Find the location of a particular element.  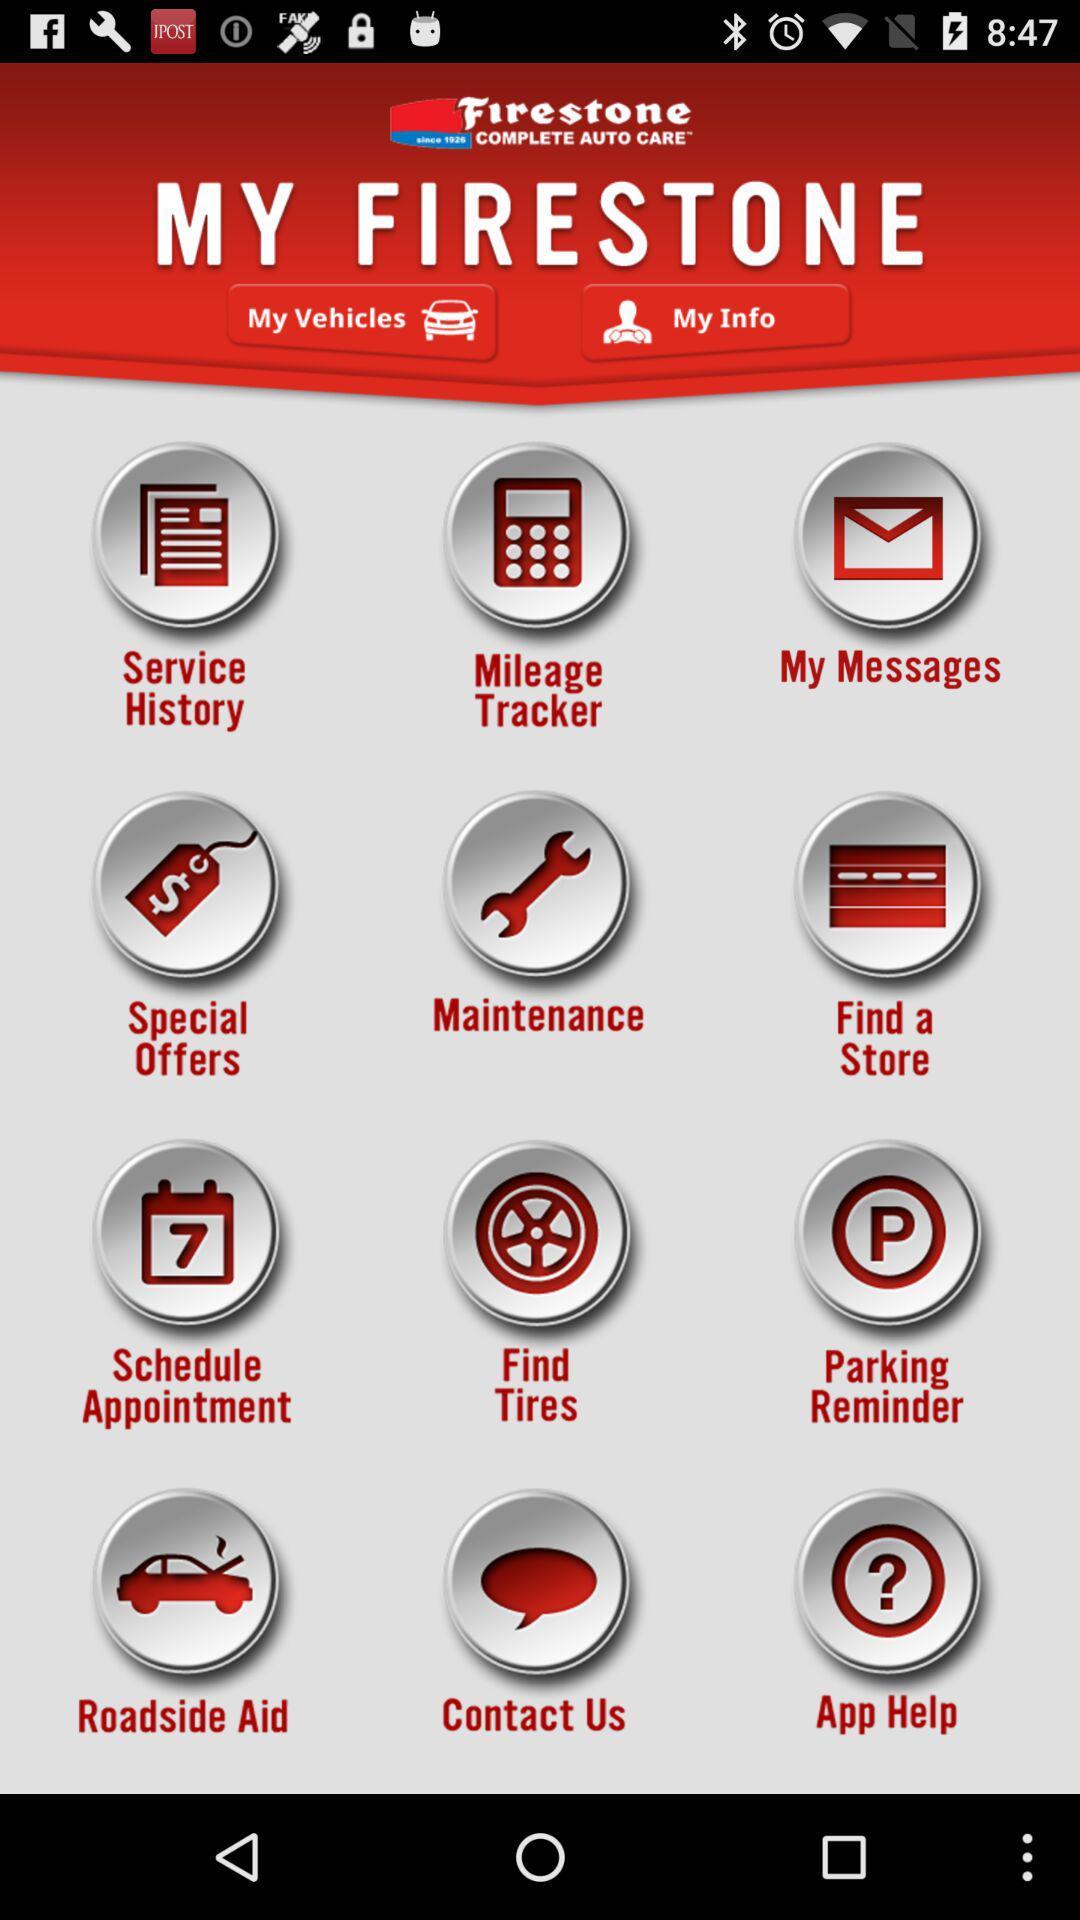

set date is located at coordinates (189, 1284).